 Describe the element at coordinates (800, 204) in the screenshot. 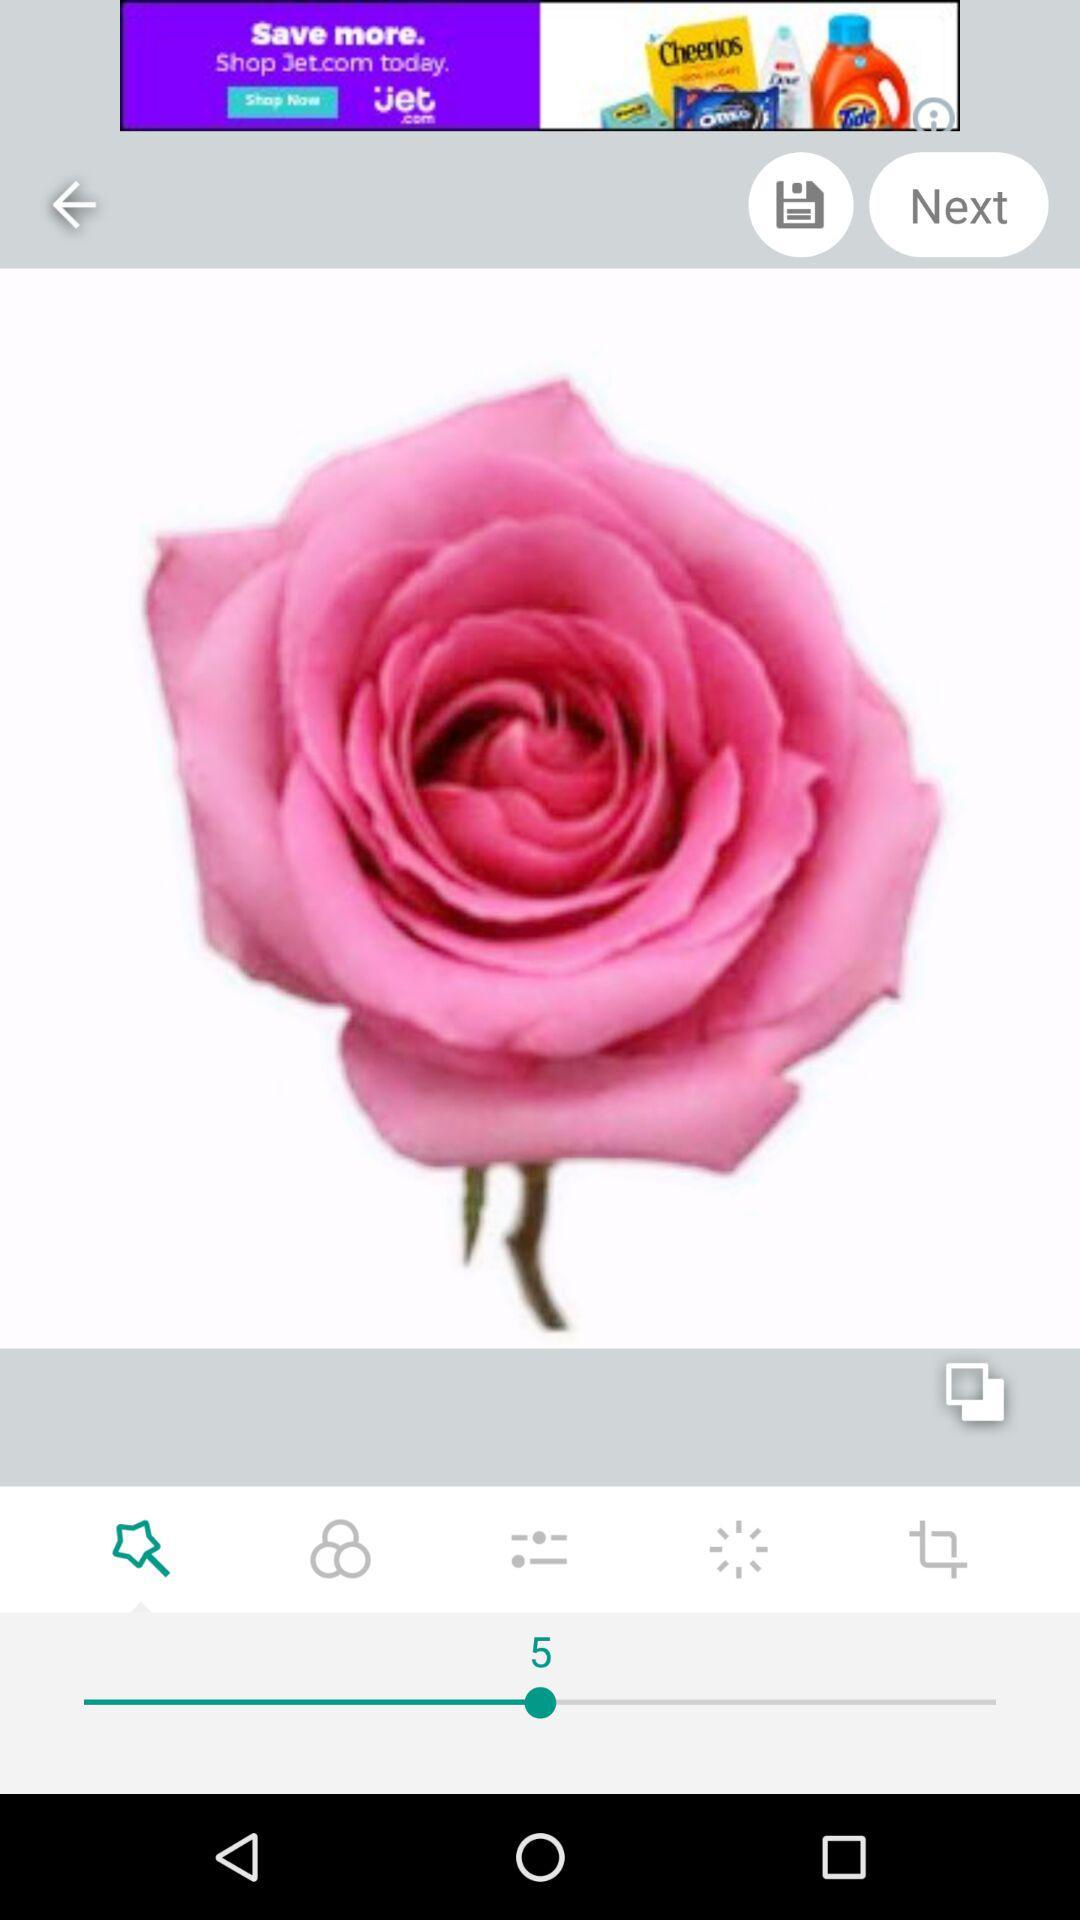

I see `to memory card` at that location.